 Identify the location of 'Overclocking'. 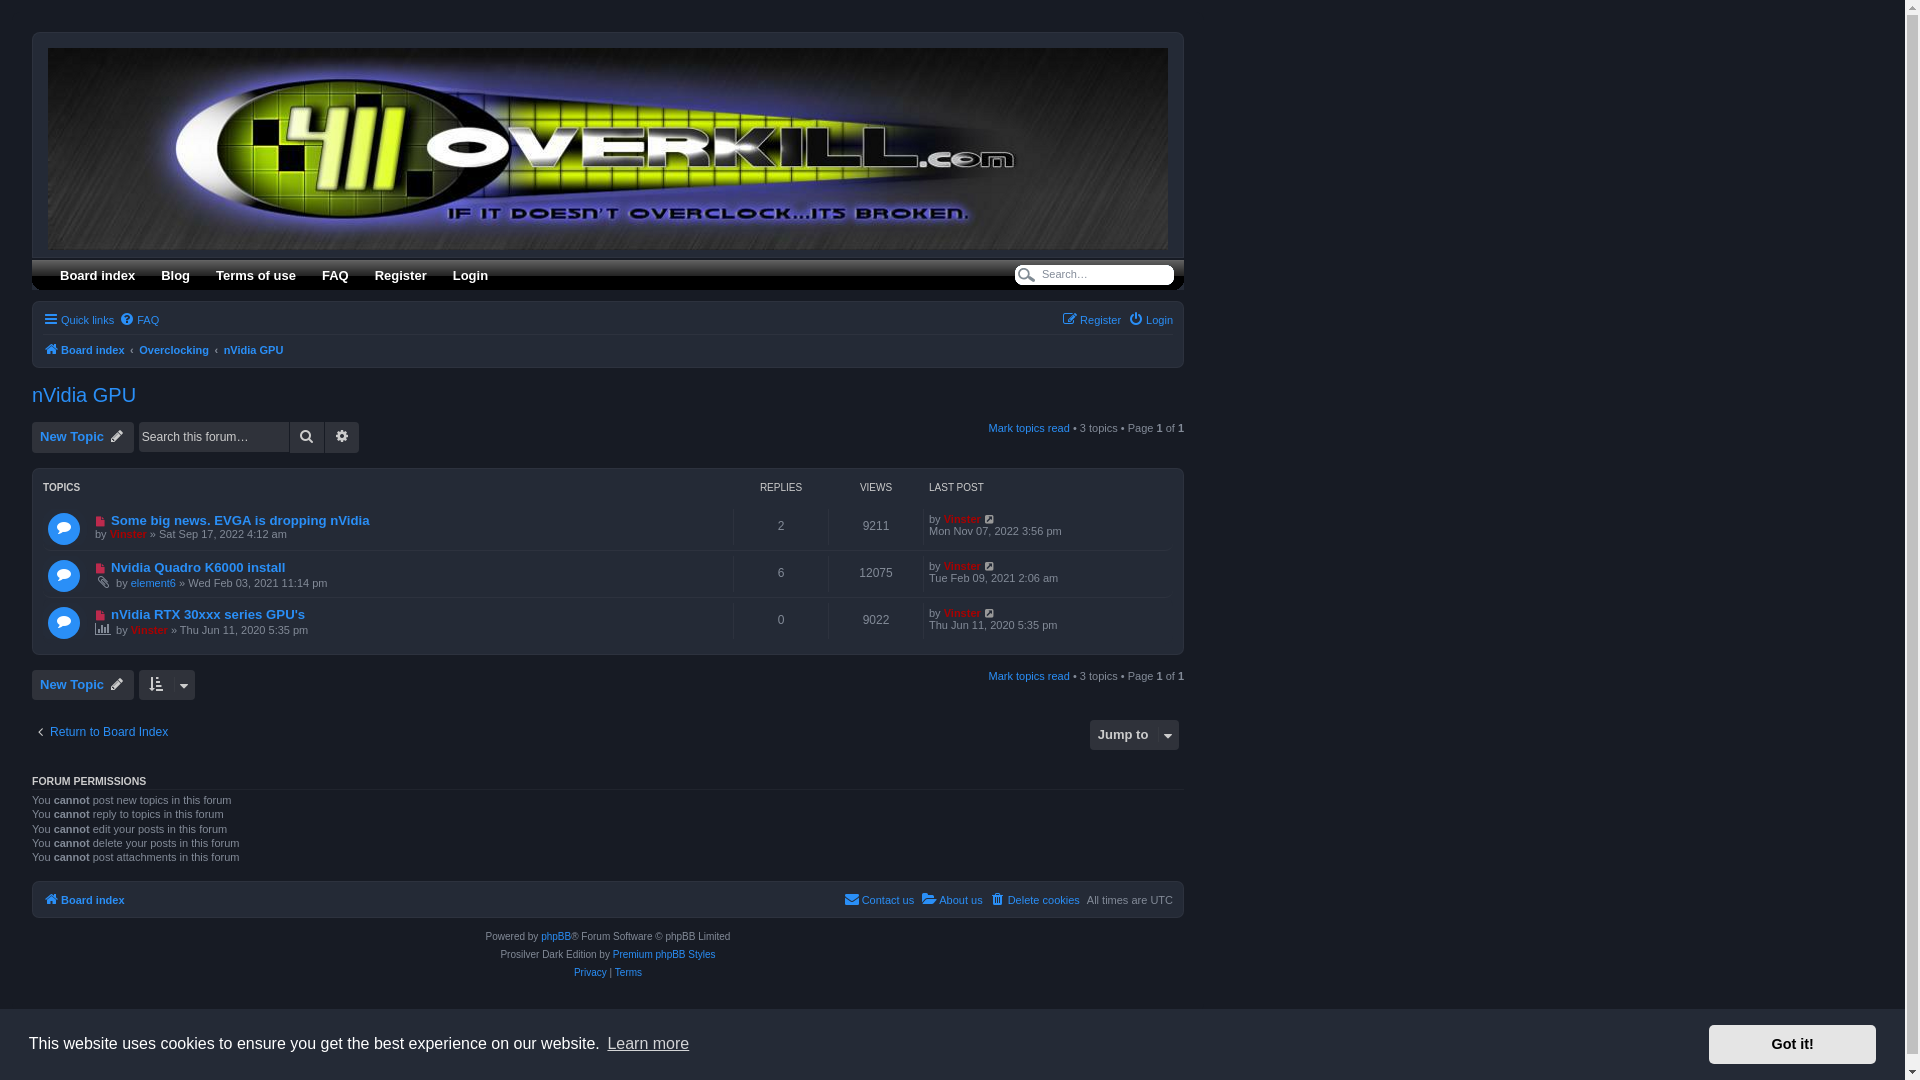
(173, 349).